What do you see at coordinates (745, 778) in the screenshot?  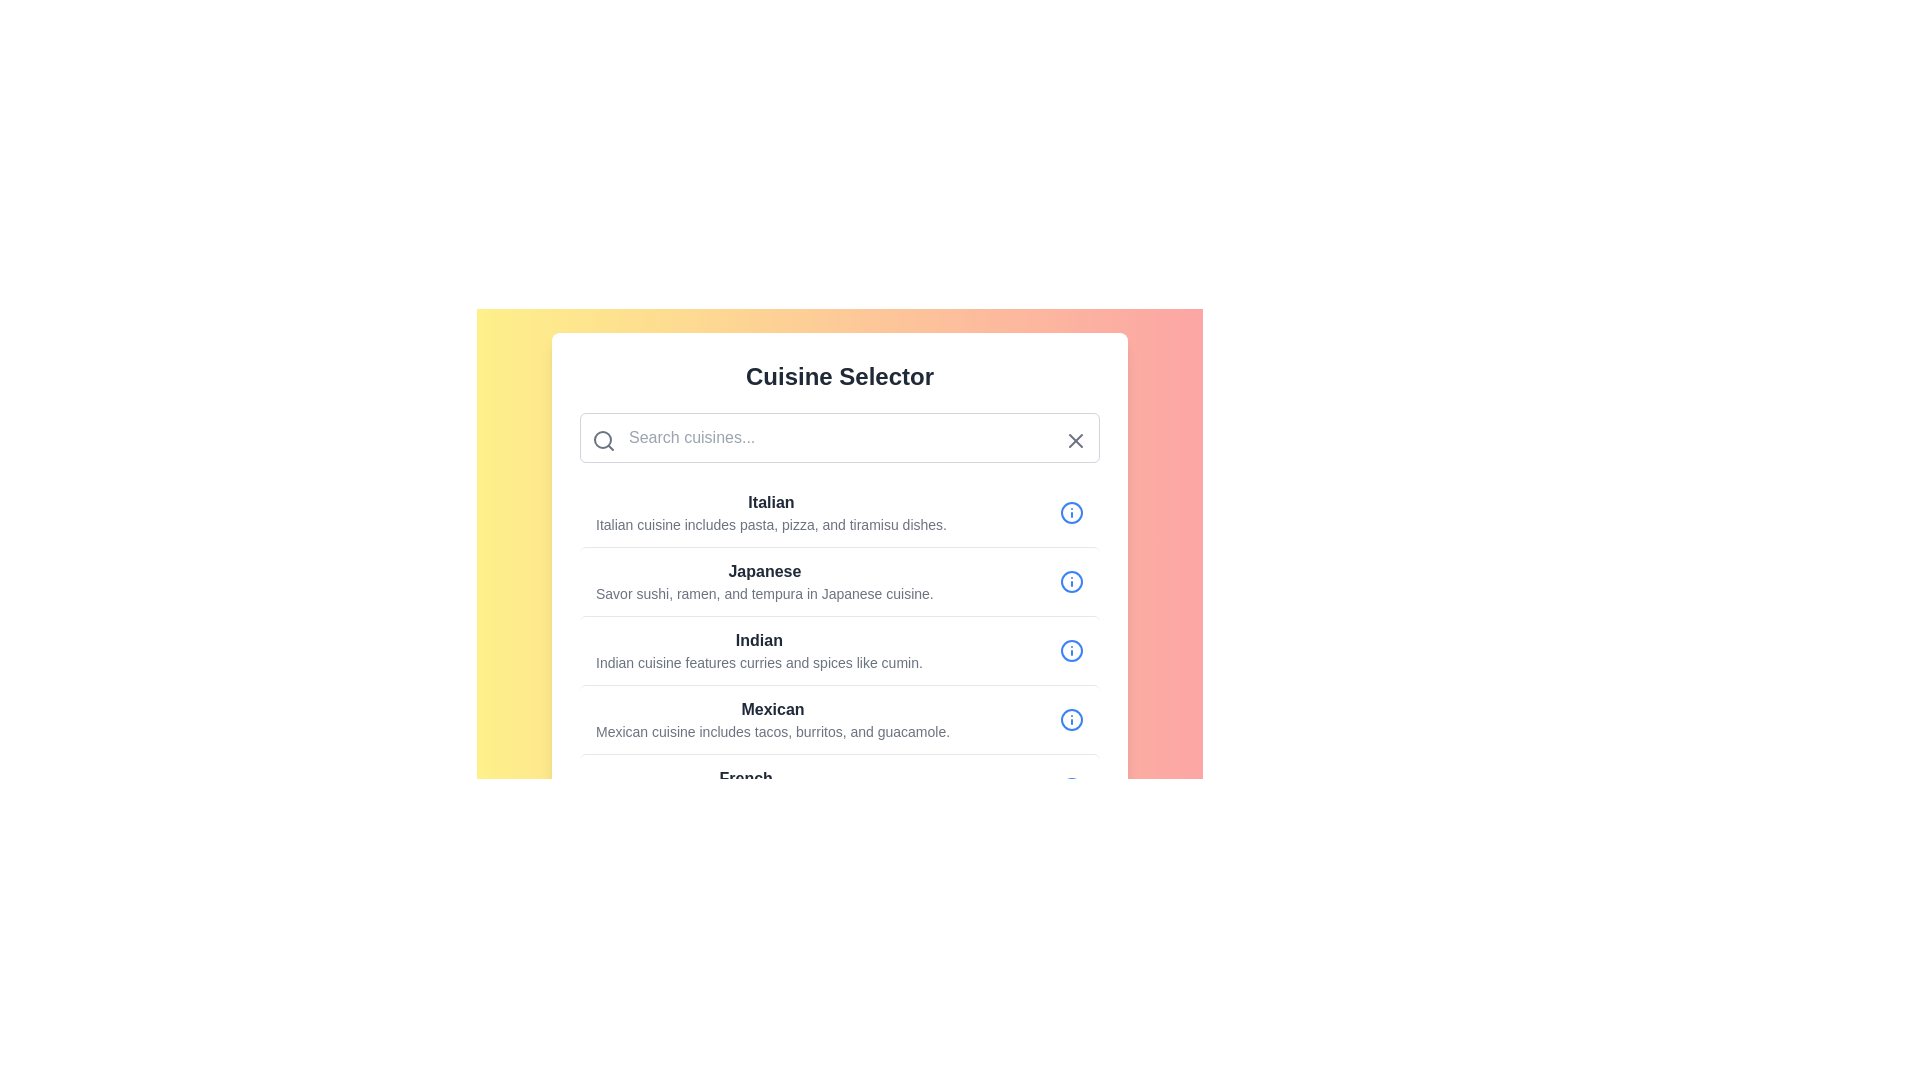 I see `the text label 'French' which is prominently displayed in bold and modern sans-serif font at the start of a description about French cuisine` at bounding box center [745, 778].